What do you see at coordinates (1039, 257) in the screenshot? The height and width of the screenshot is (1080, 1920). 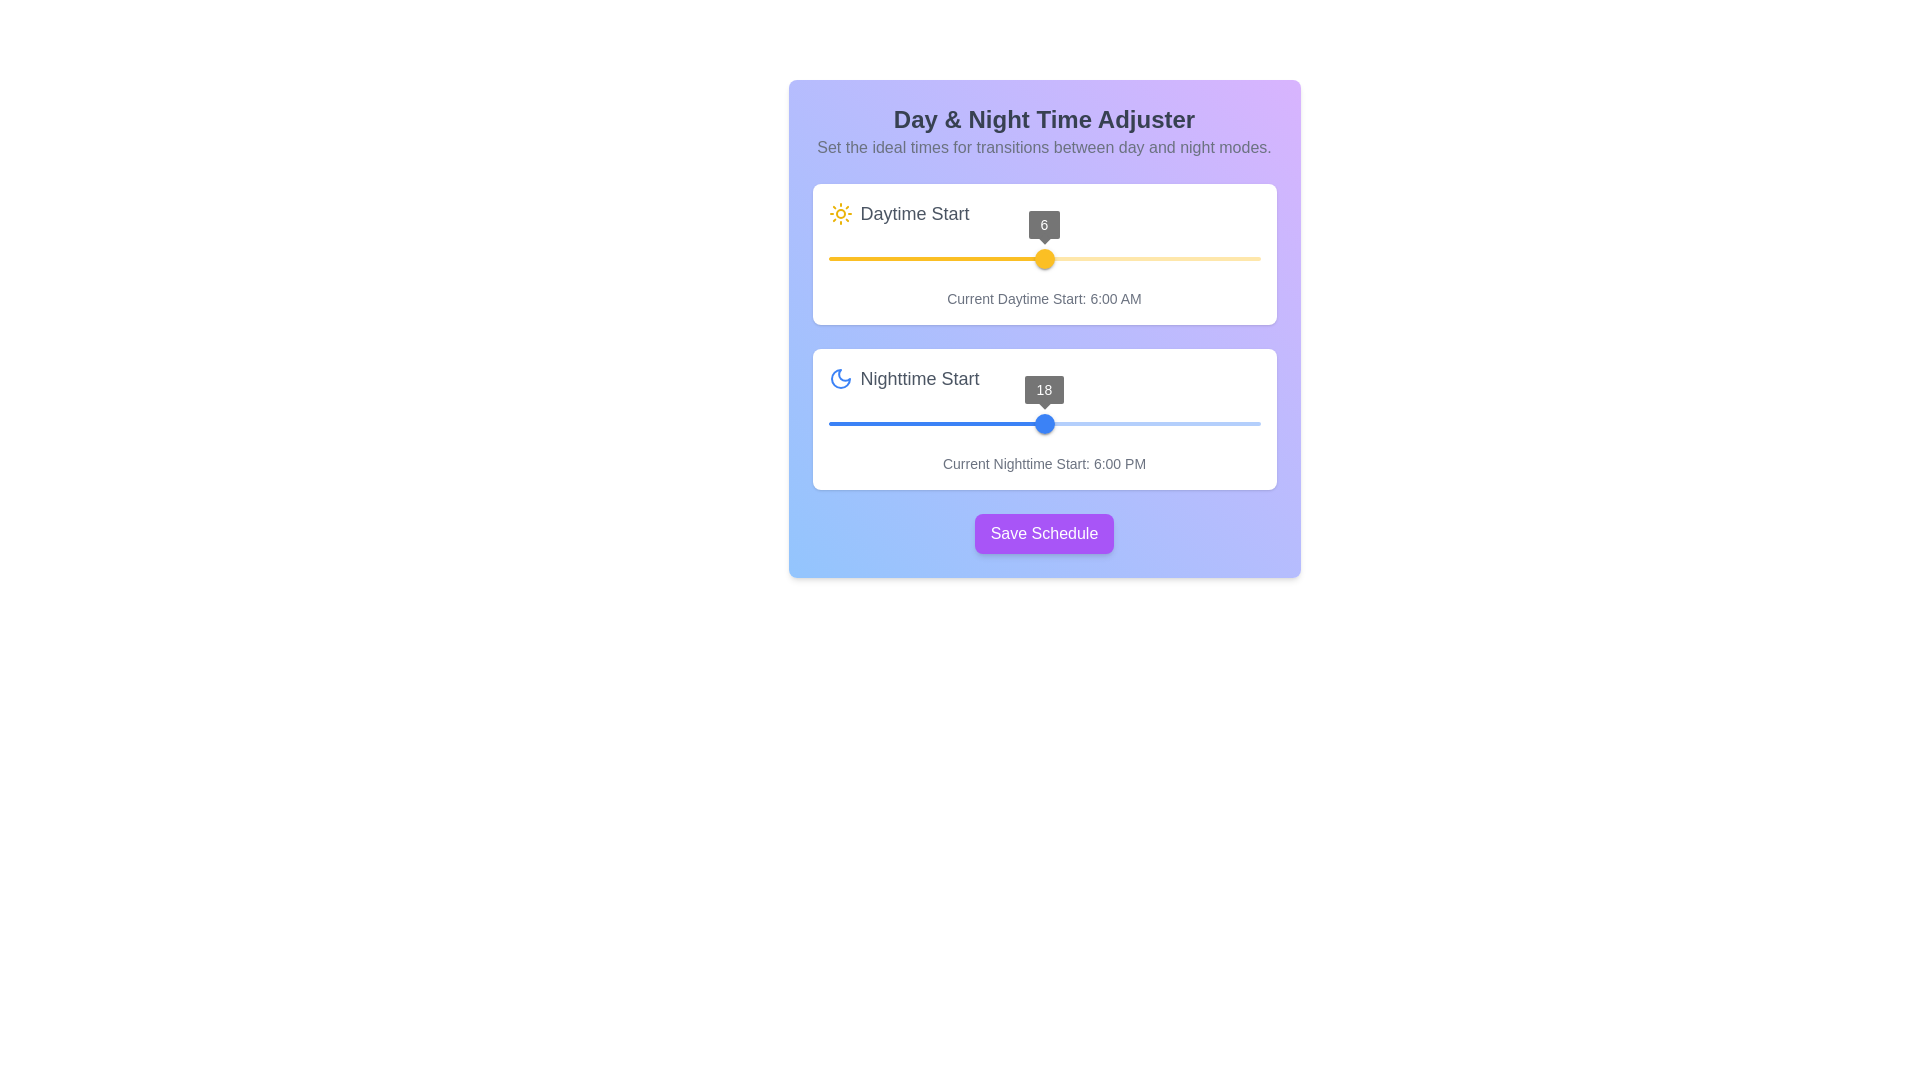 I see `the Daytime Start slider` at bounding box center [1039, 257].